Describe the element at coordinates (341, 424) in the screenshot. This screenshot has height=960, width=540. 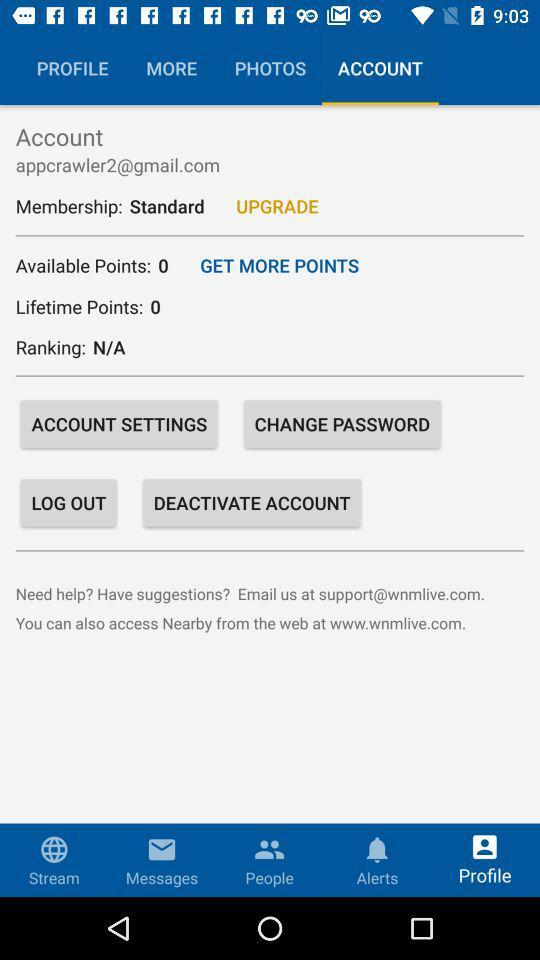
I see `the change password` at that location.